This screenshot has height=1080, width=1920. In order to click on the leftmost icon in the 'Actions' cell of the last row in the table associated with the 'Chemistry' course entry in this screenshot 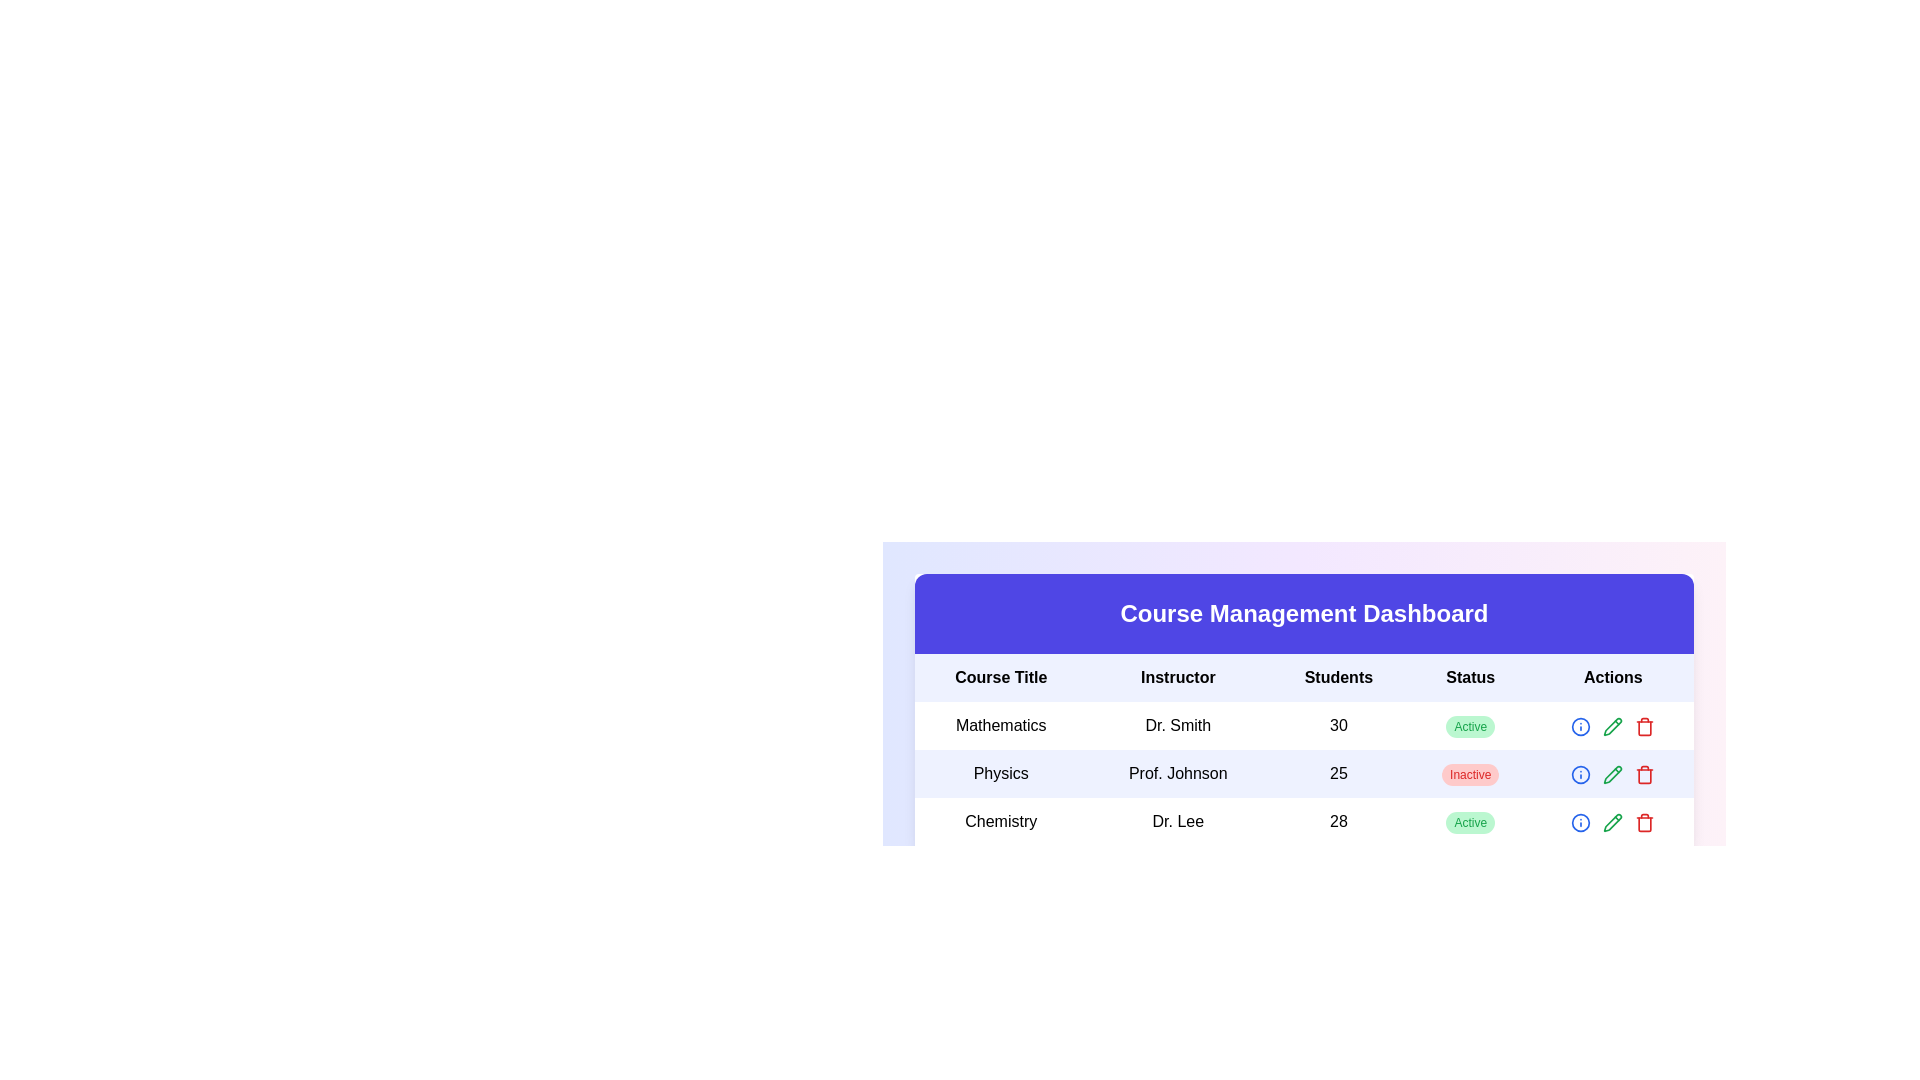, I will do `click(1580, 822)`.